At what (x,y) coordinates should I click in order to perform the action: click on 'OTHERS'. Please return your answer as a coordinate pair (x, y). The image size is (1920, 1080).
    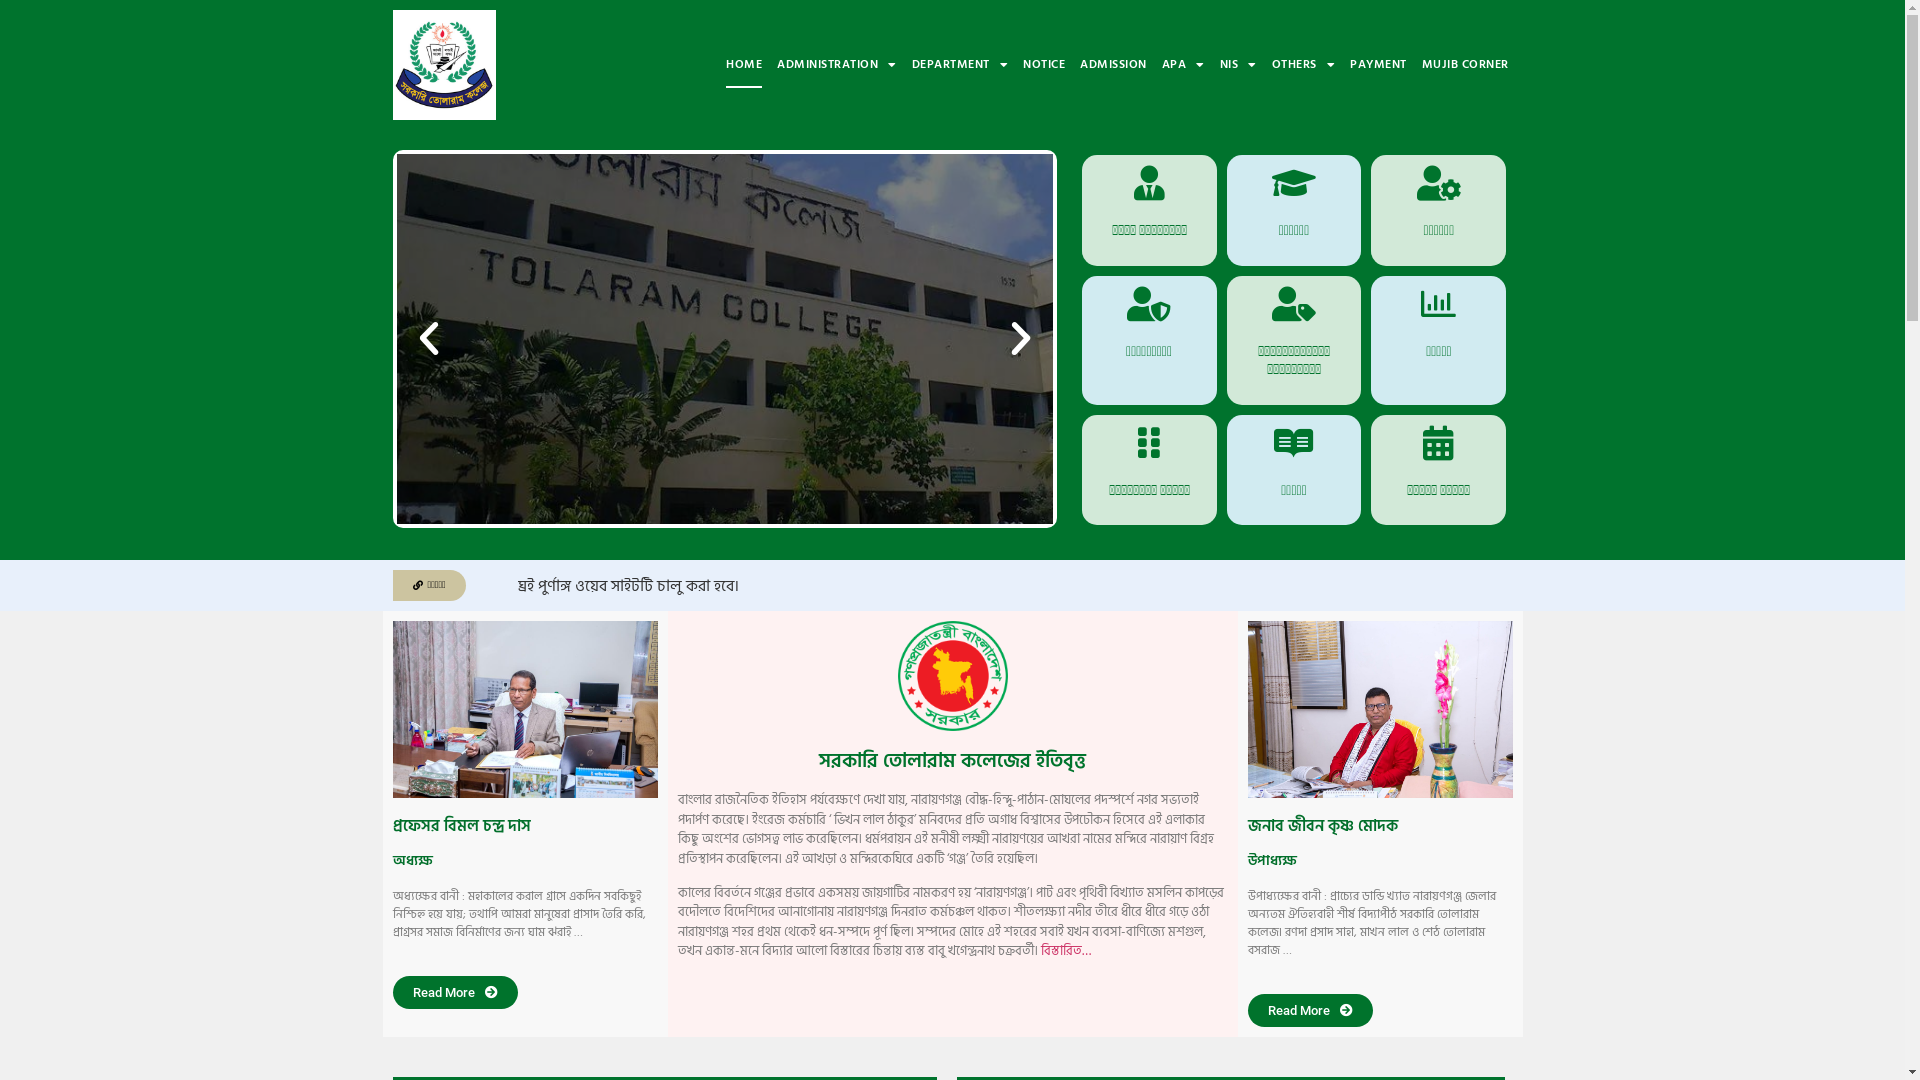
    Looking at the image, I should click on (1304, 64).